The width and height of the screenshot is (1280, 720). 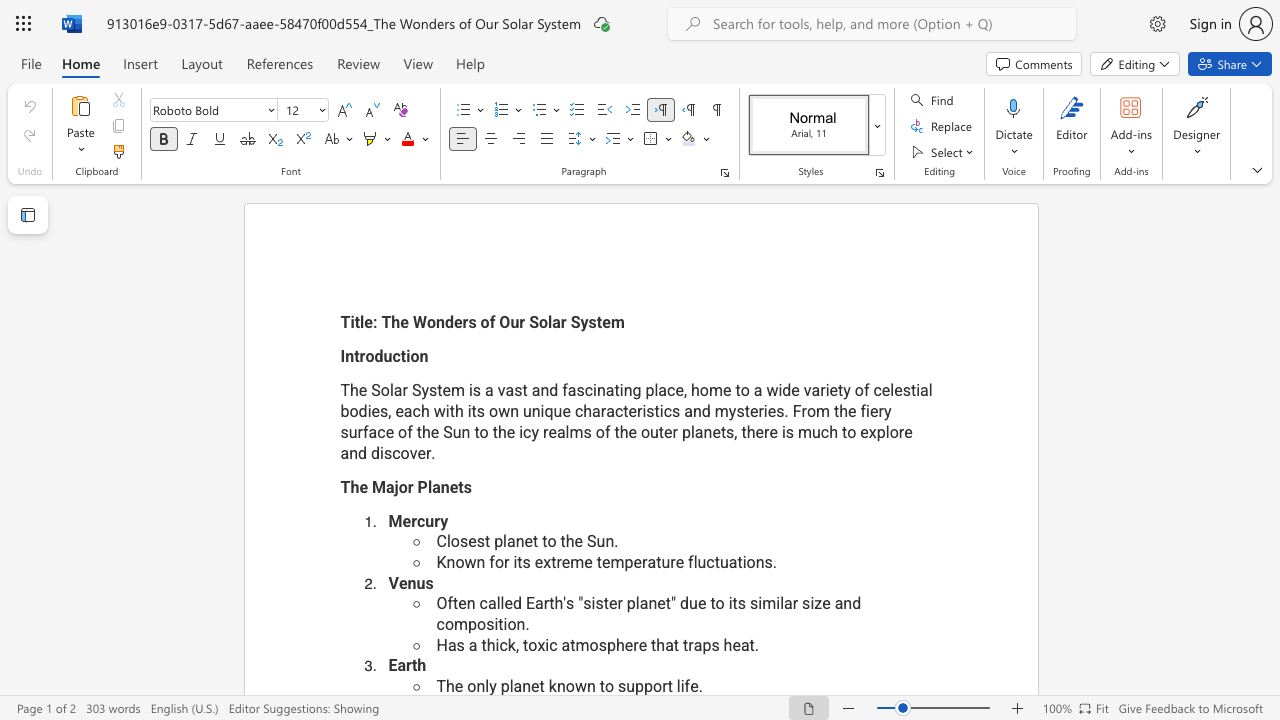 I want to click on the 2th character "r" in the text, so click(x=522, y=321).